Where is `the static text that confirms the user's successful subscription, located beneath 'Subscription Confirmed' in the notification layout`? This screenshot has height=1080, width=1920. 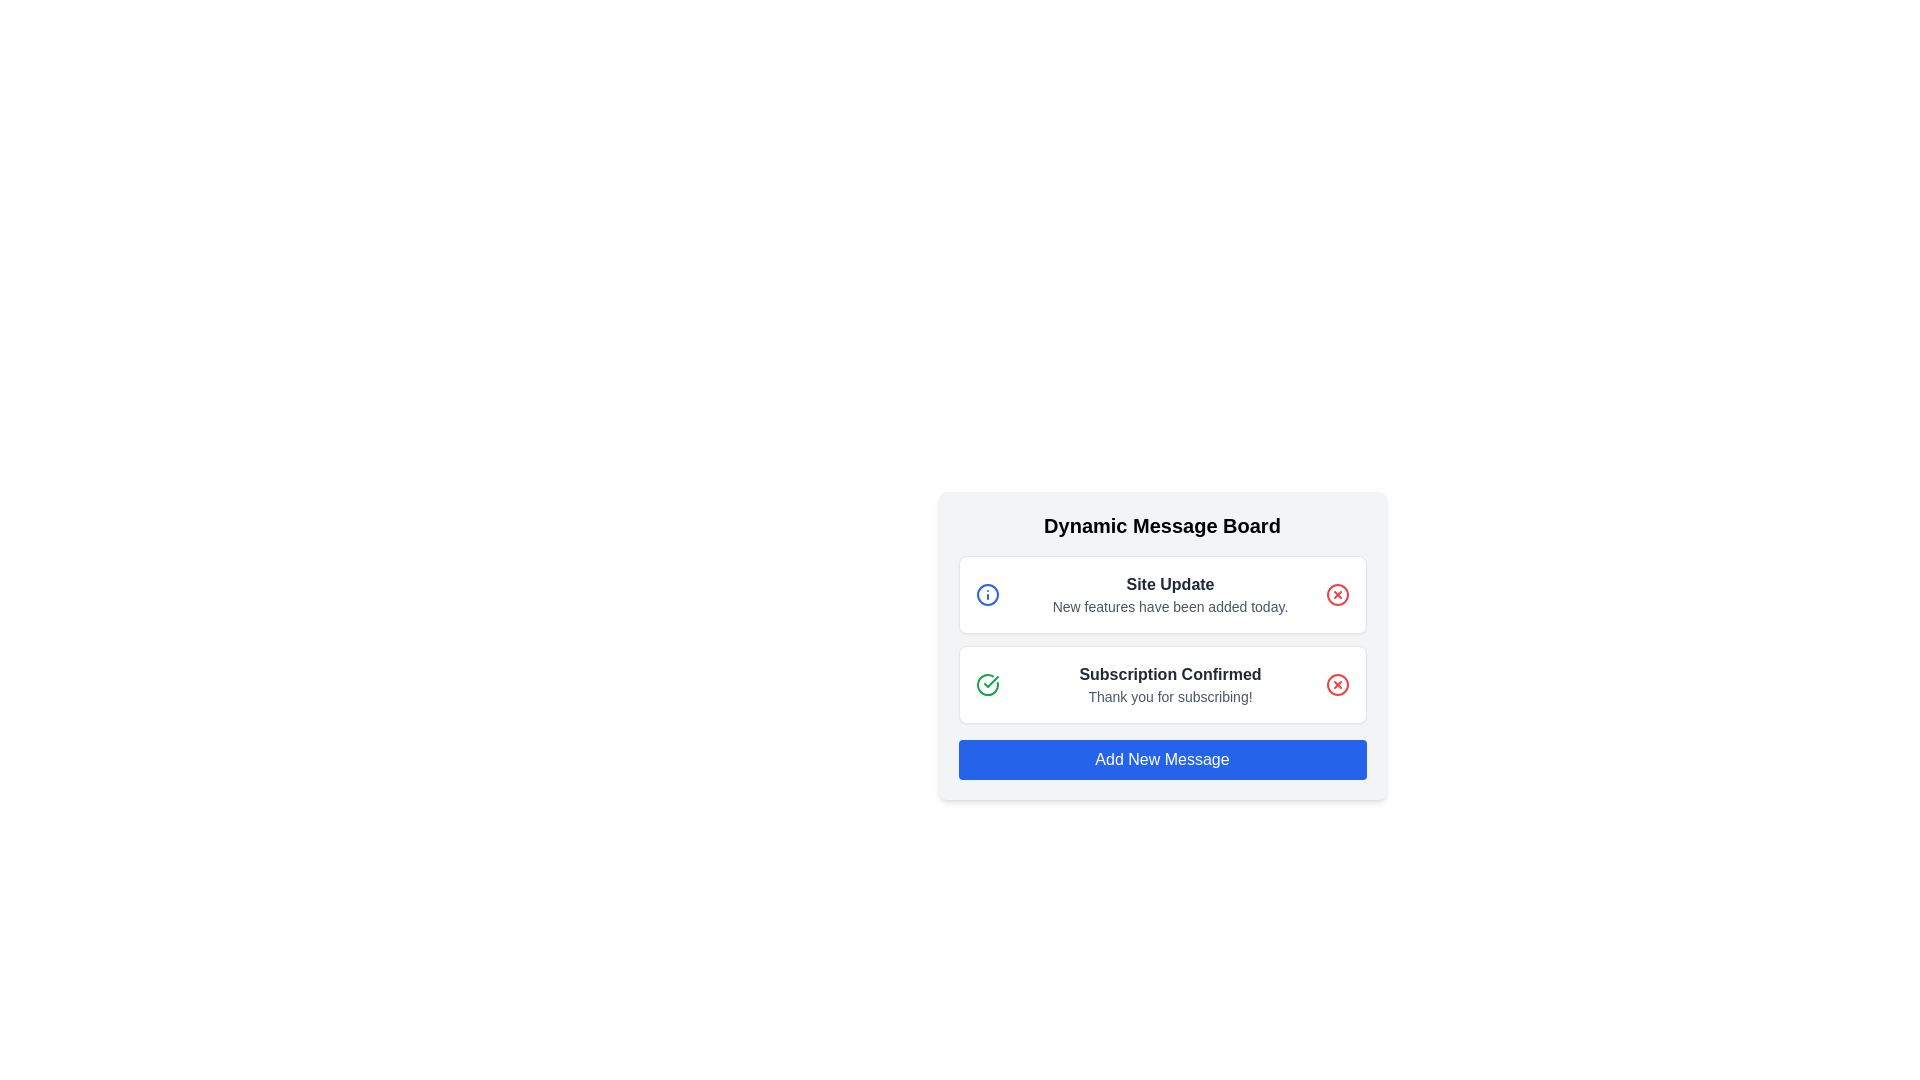
the static text that confirms the user's successful subscription, located beneath 'Subscription Confirmed' in the notification layout is located at coordinates (1170, 696).